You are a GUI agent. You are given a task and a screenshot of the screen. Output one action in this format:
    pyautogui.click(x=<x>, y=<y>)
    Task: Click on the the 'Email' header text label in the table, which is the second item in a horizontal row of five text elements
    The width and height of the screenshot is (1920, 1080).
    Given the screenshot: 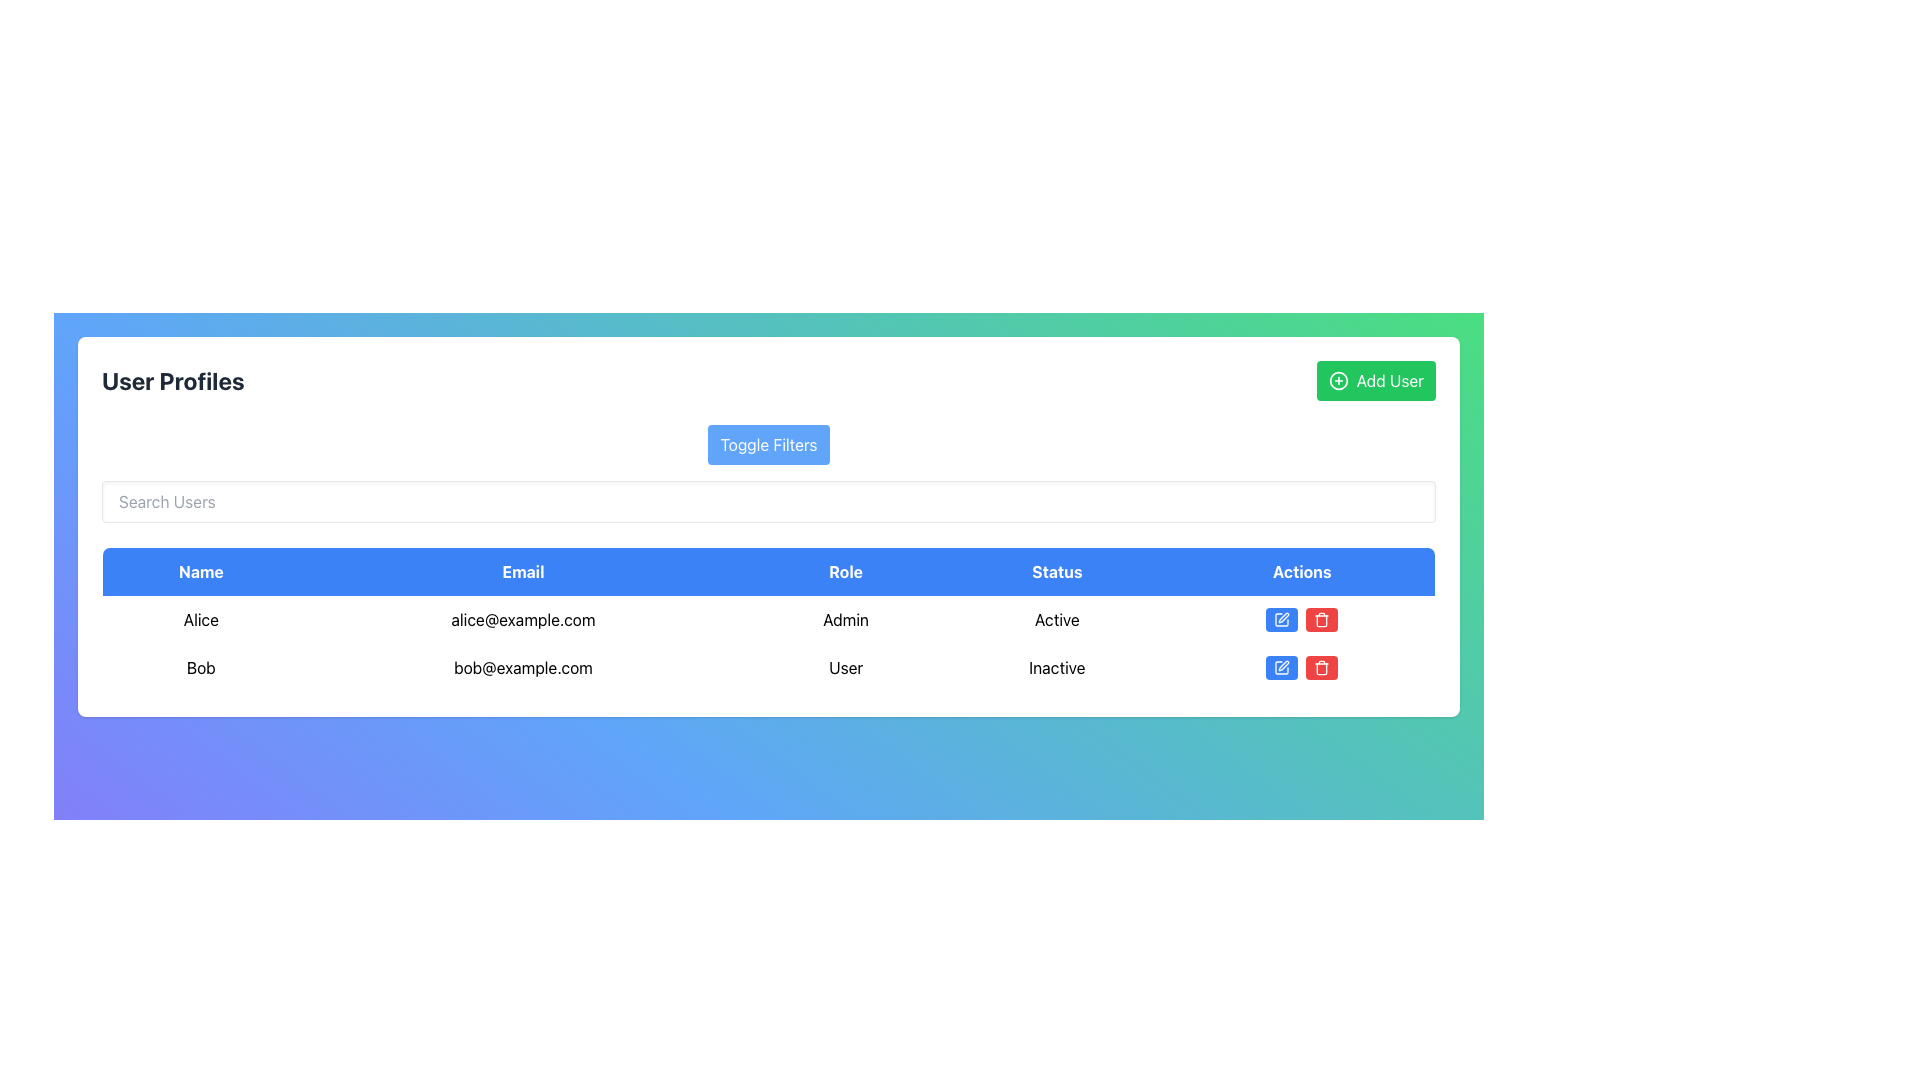 What is the action you would take?
    pyautogui.click(x=523, y=571)
    